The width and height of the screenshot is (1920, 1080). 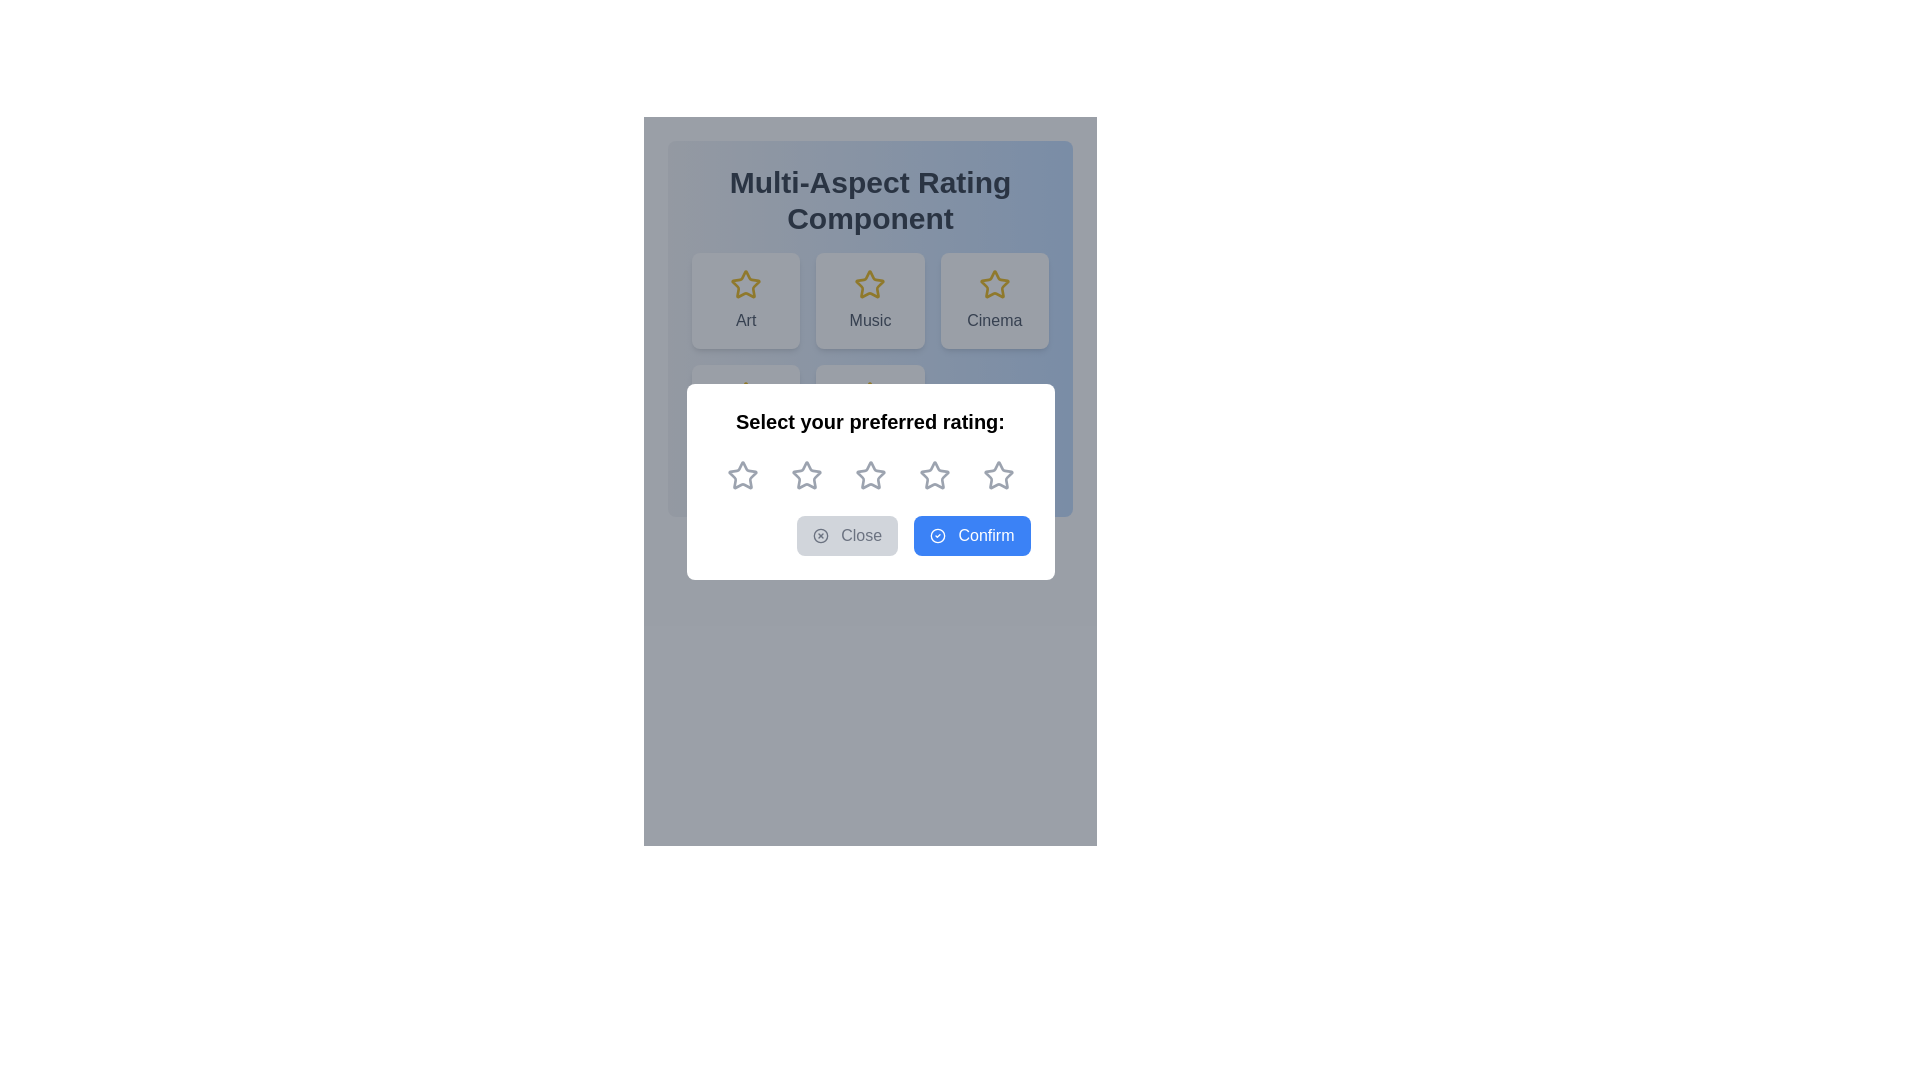 What do you see at coordinates (933, 474) in the screenshot?
I see `the fourth star icon in the five-point rating scale located in the modal titled 'Select your preferred rating:'` at bounding box center [933, 474].